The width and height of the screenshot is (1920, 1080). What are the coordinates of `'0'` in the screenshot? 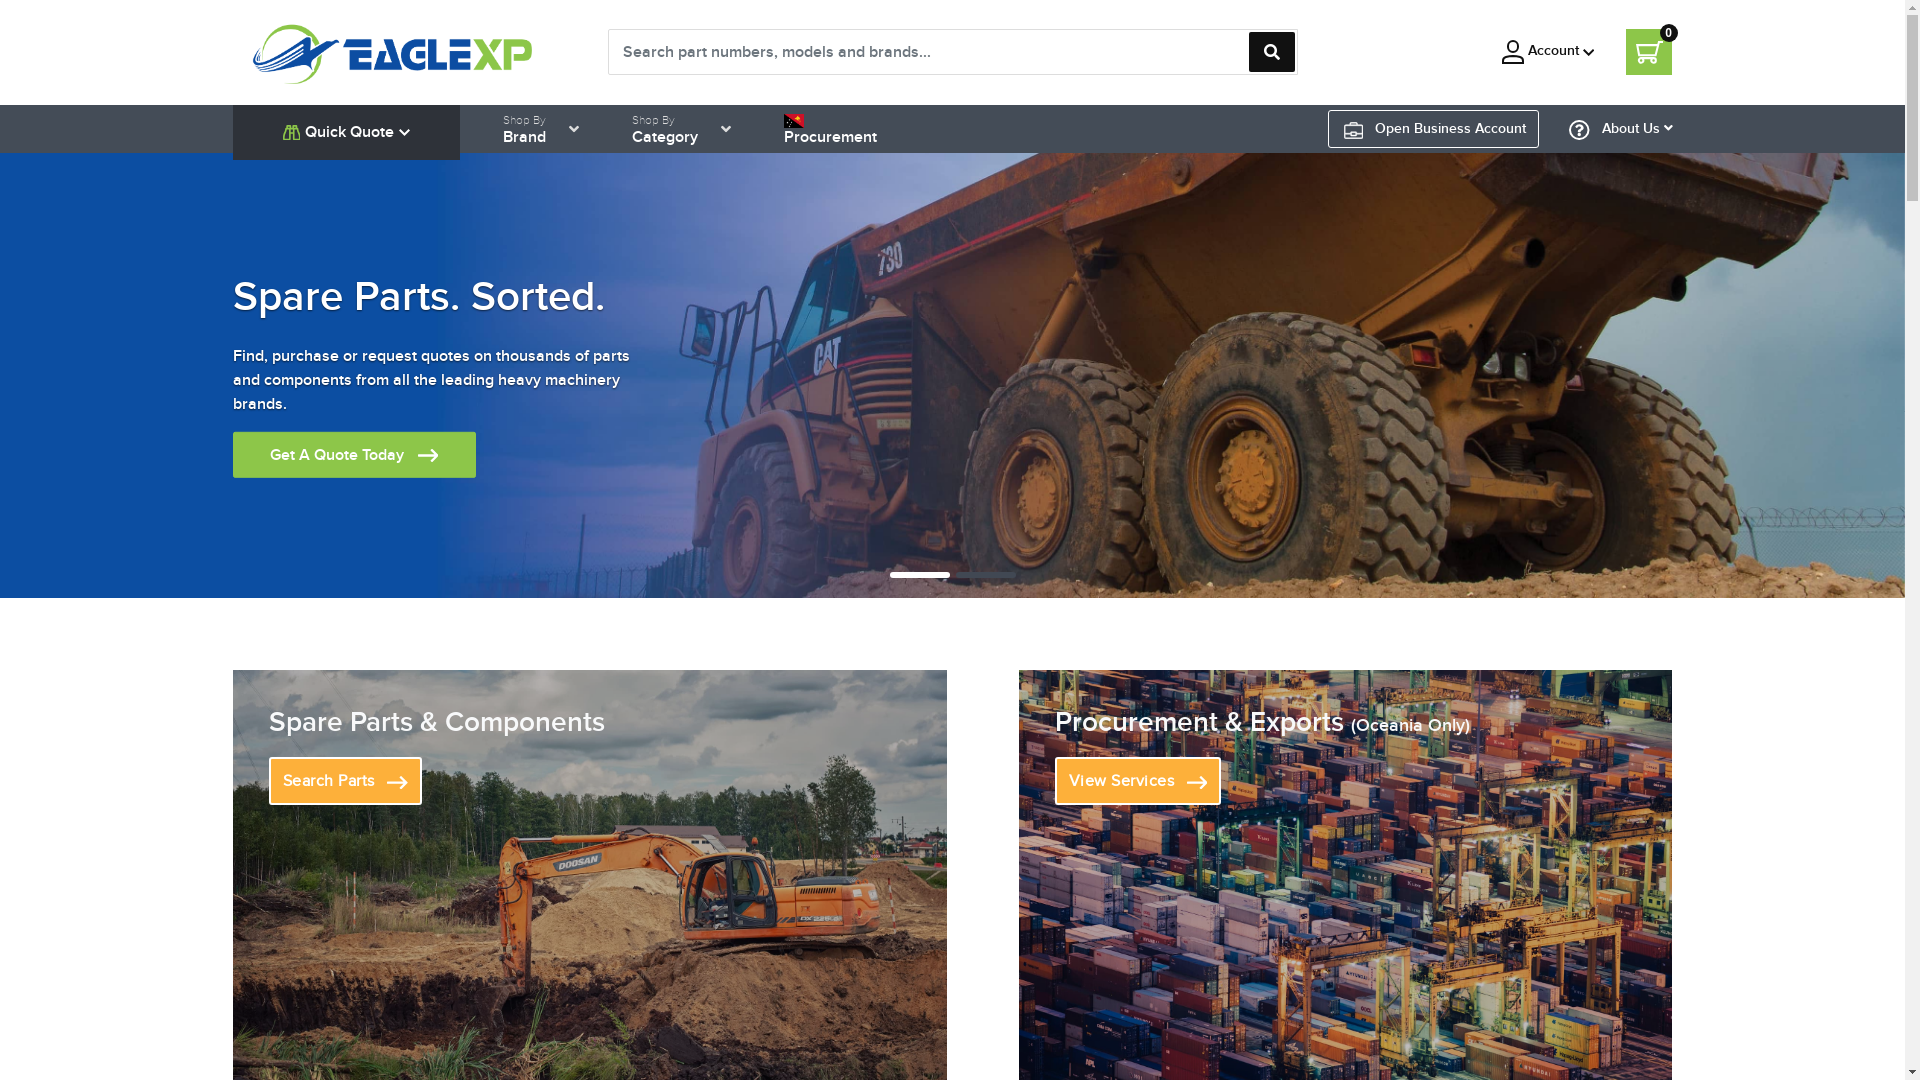 It's located at (1649, 50).